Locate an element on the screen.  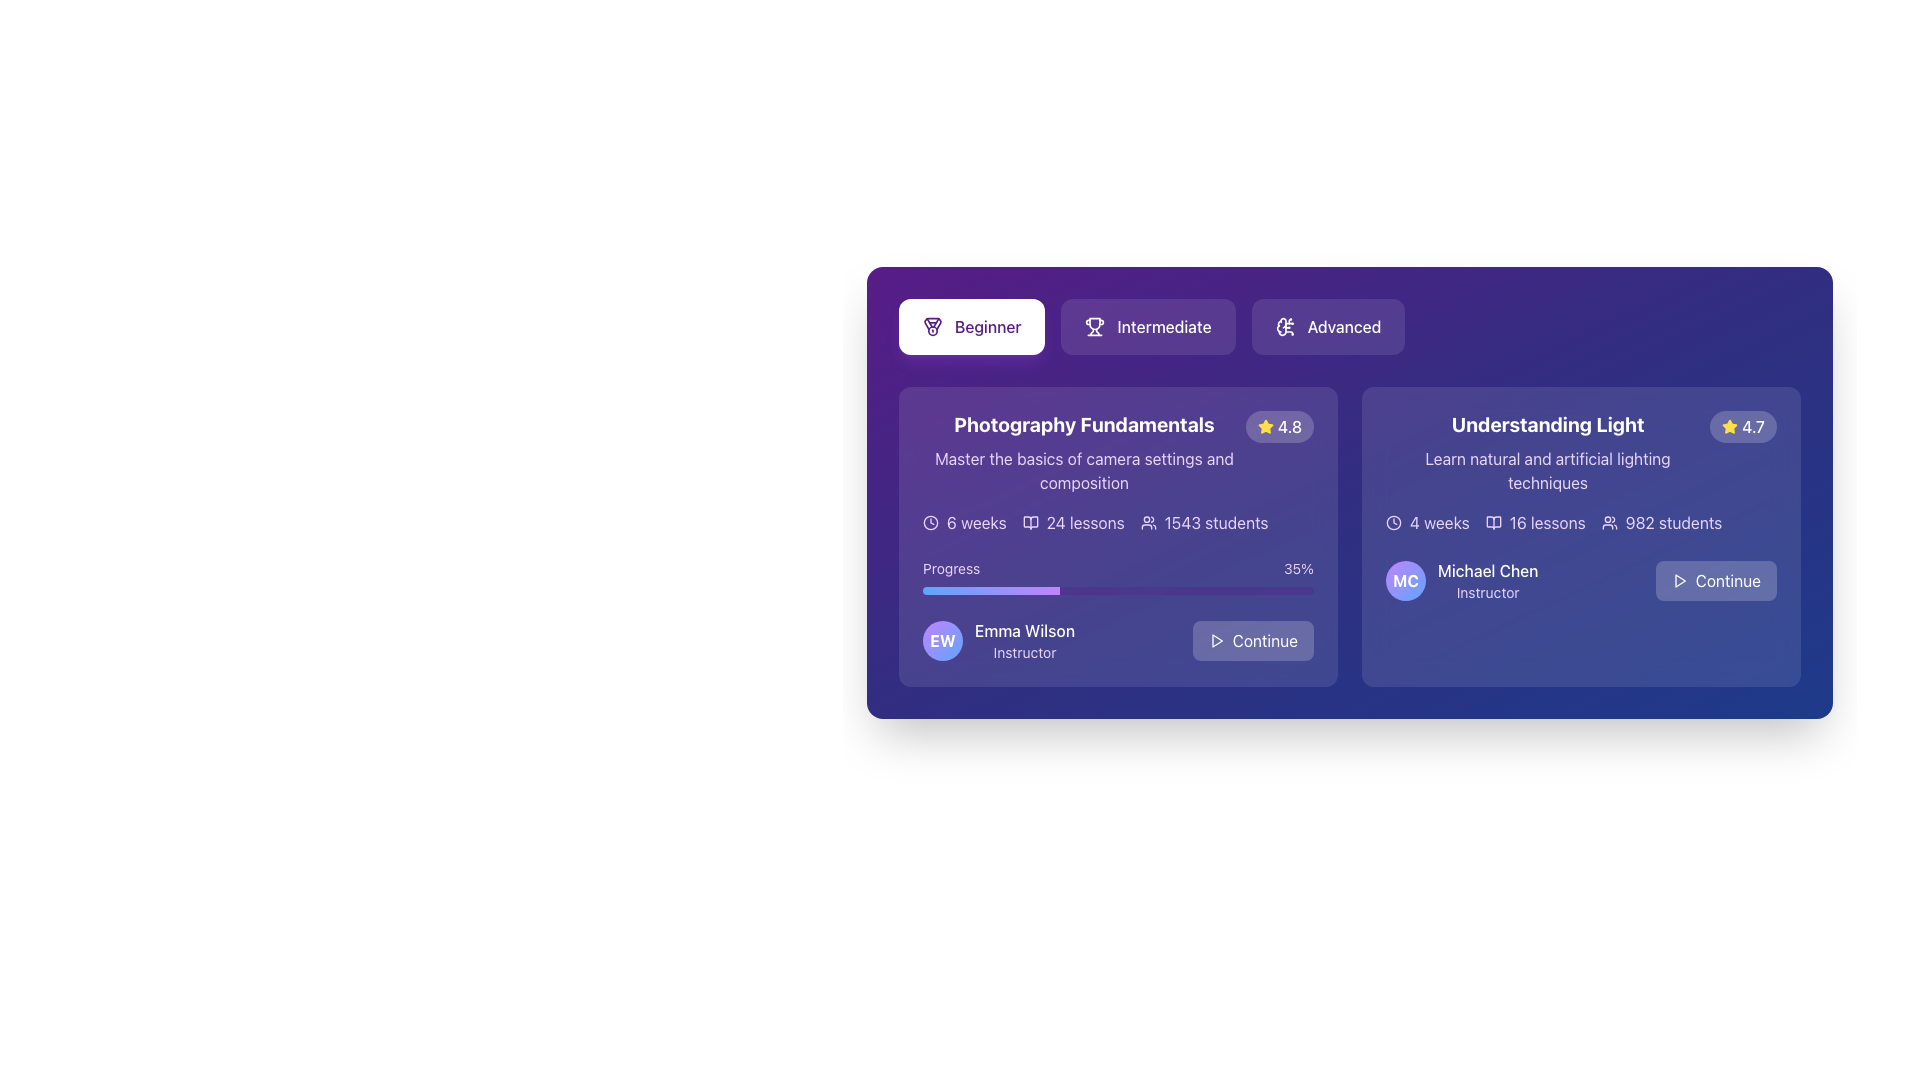
text element representing the number of lessons in the 'Photography Fundamentals' course, which is positioned between the duration and student count is located at coordinates (1072, 522).